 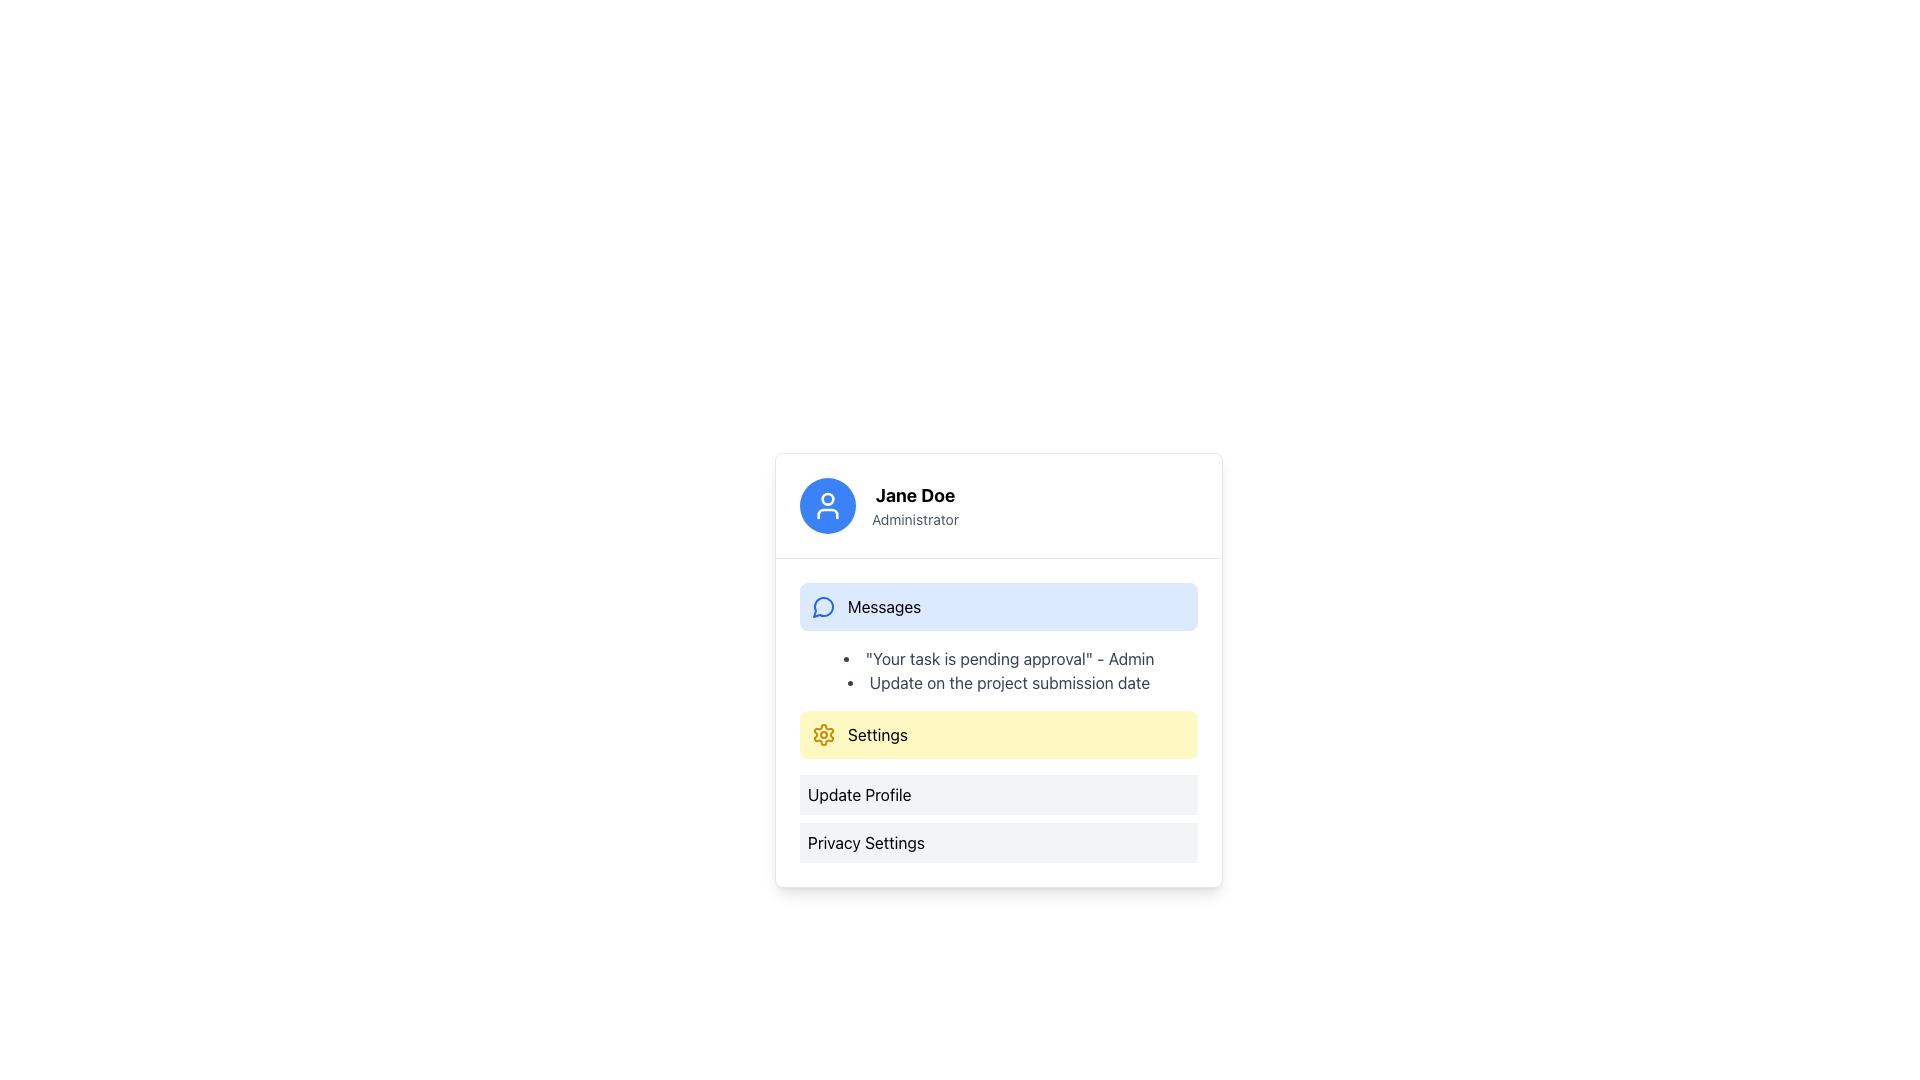 What do you see at coordinates (998, 671) in the screenshot?
I see `the notification messages Text Block located below the 'Messages' section and above the 'Settings' button in the central panel` at bounding box center [998, 671].